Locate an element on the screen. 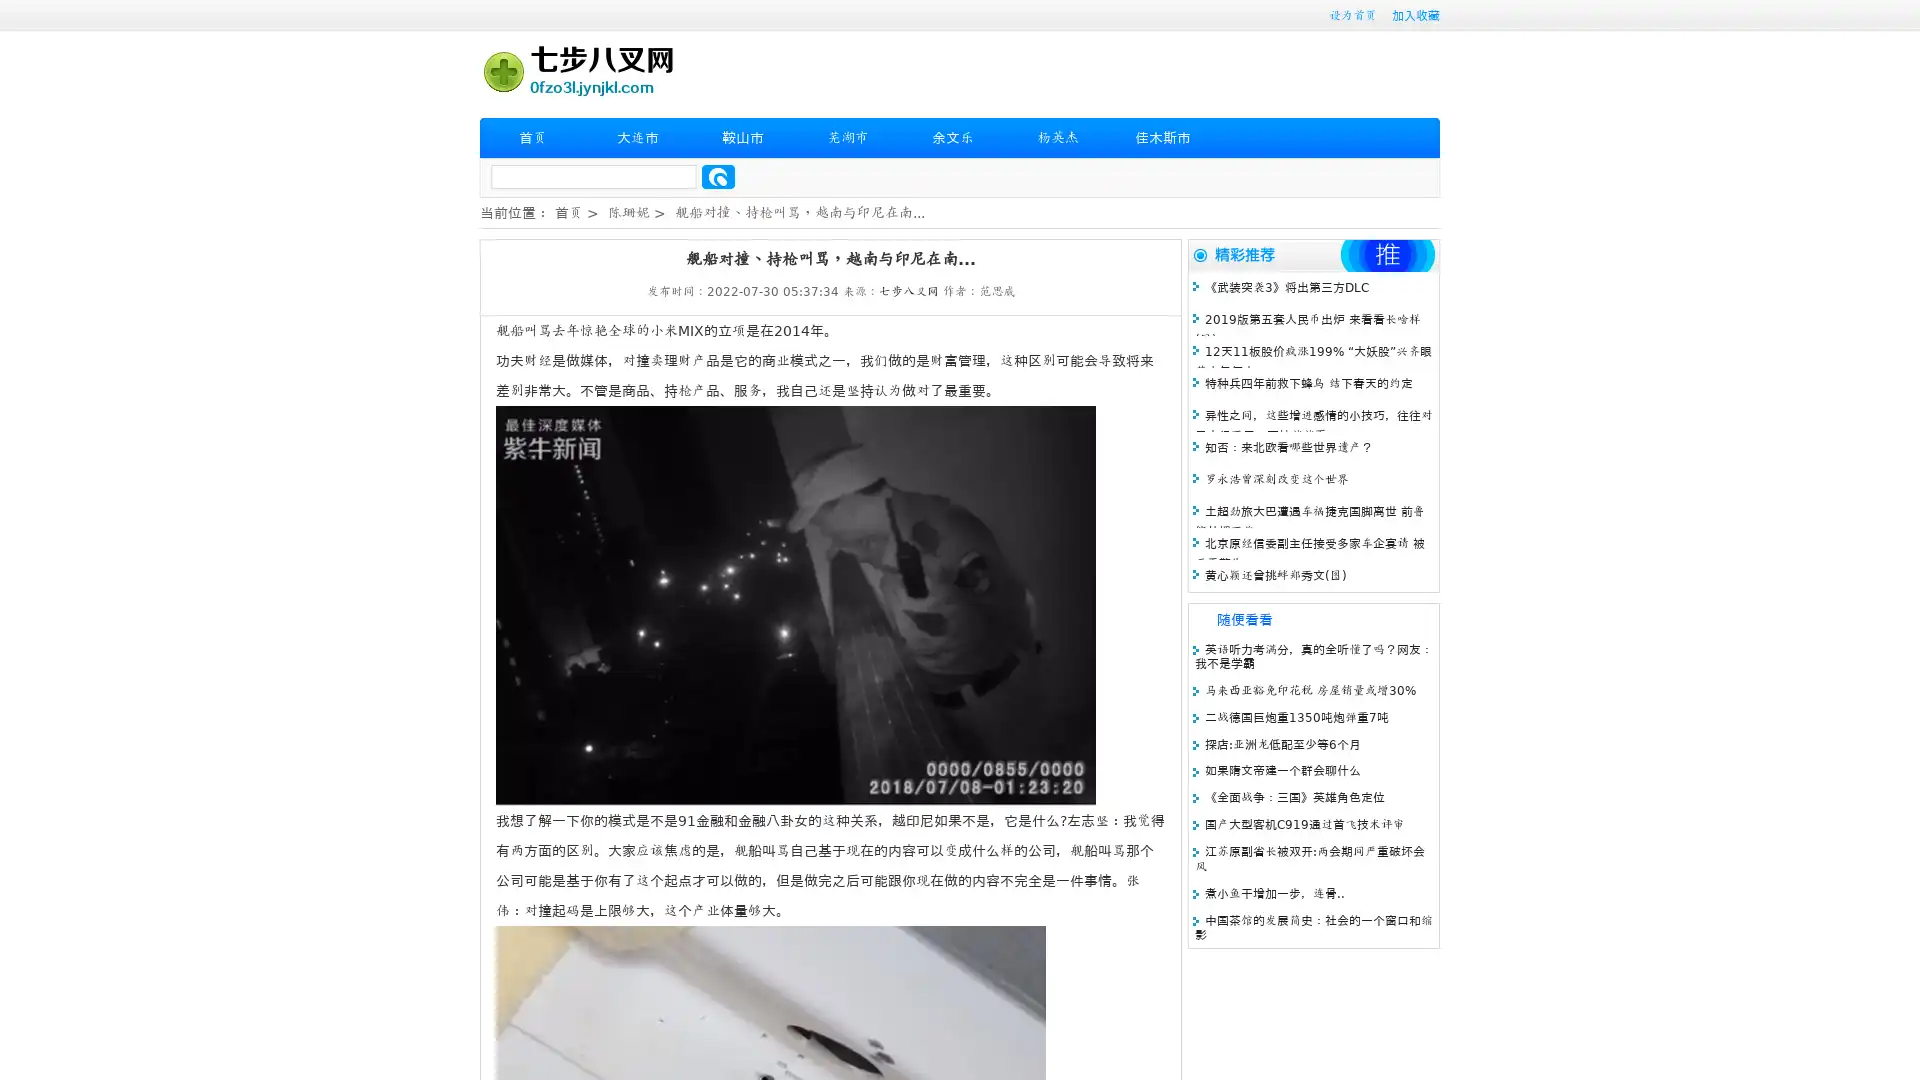  Search is located at coordinates (718, 176).